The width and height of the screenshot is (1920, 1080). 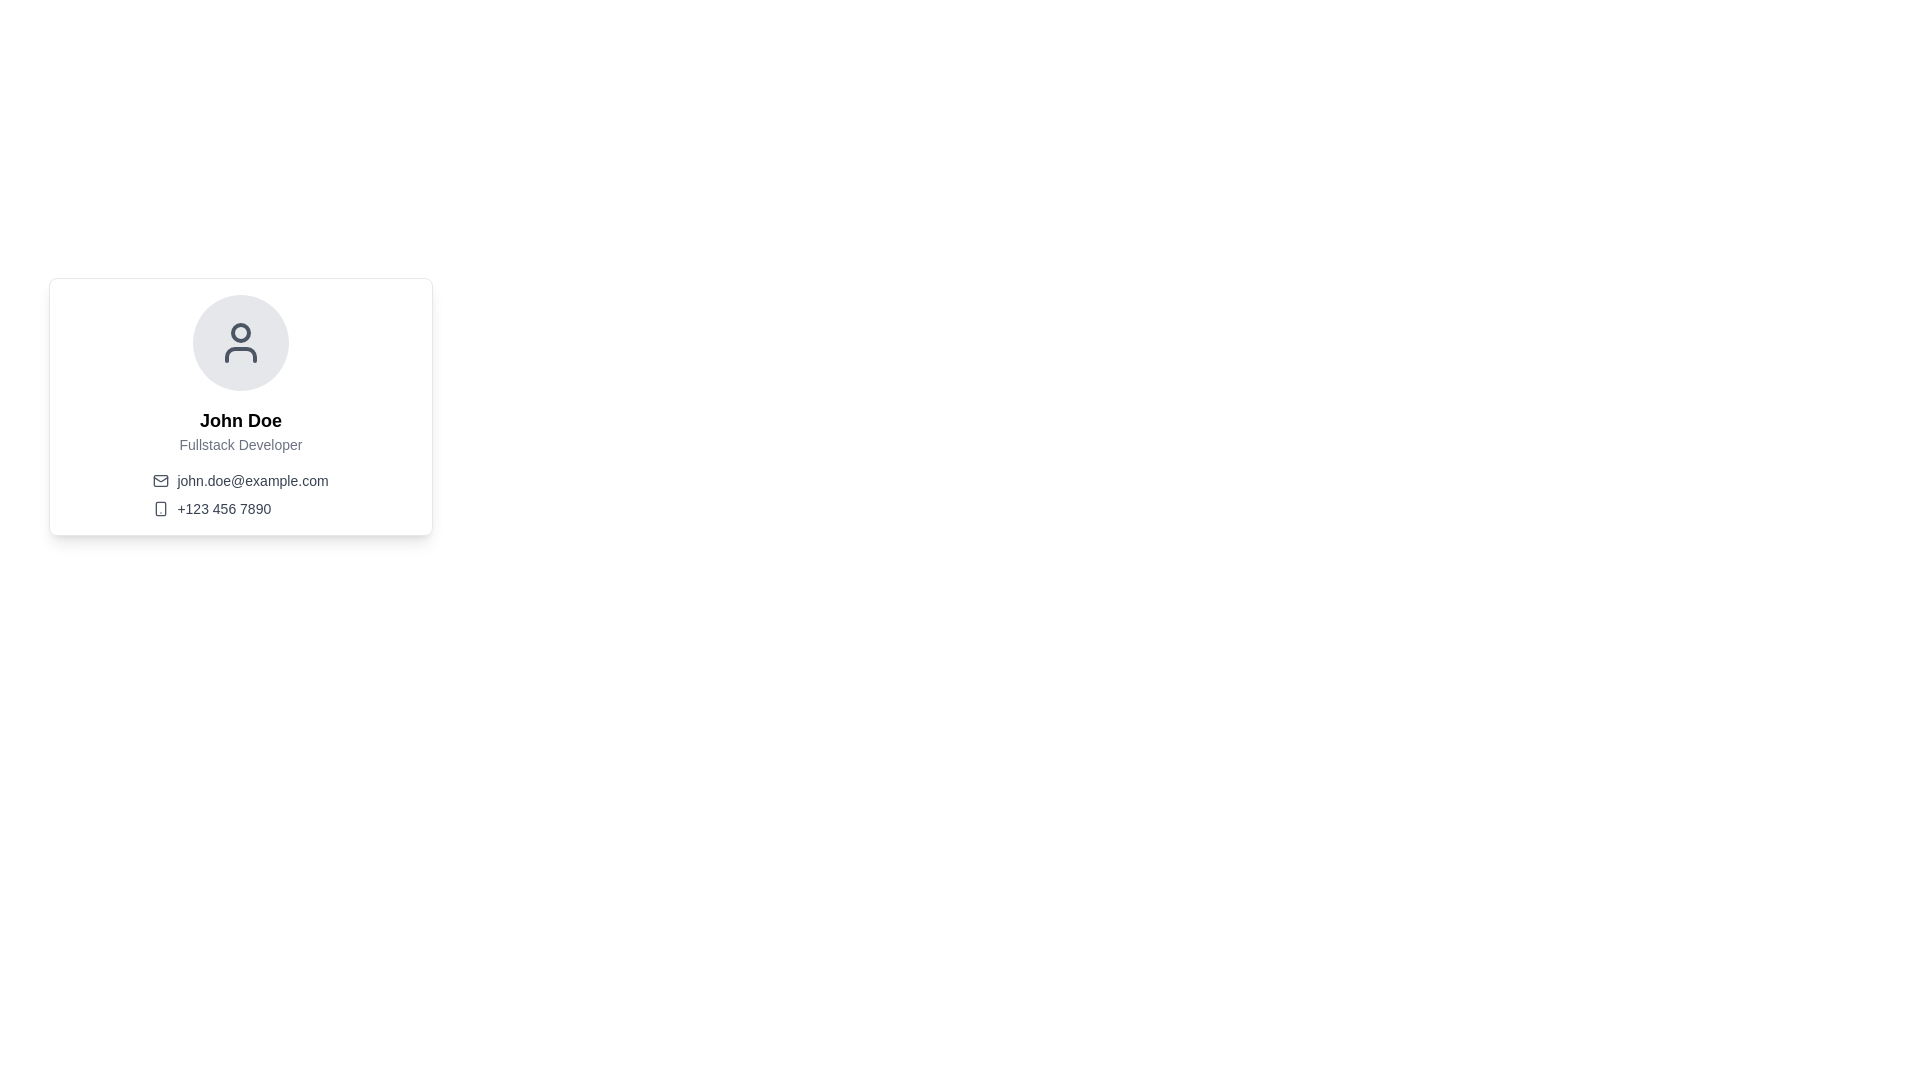 What do you see at coordinates (161, 508) in the screenshot?
I see `the smartphone icon's rectangular base located at the bottom left corner of the user's contact information card by clicking on it` at bounding box center [161, 508].